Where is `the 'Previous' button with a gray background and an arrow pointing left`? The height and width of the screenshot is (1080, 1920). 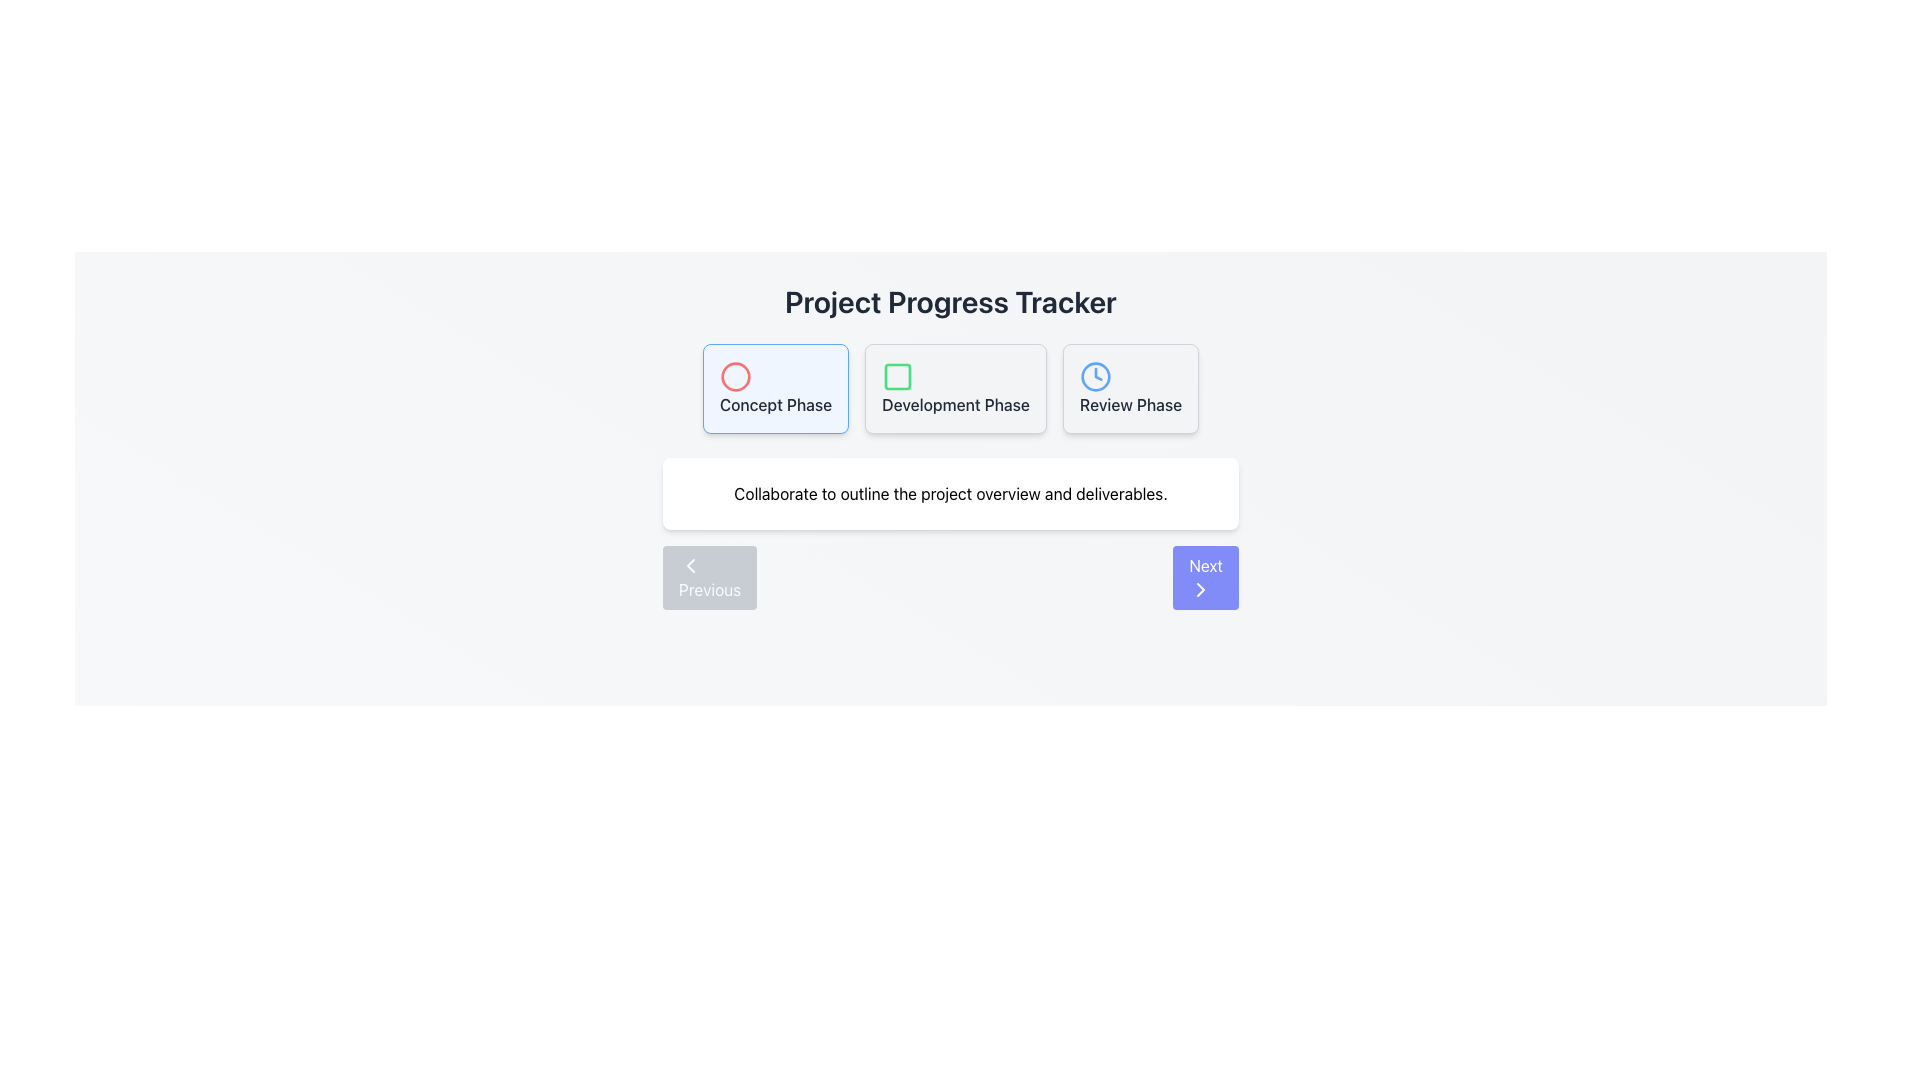 the 'Previous' button with a gray background and an arrow pointing left is located at coordinates (710, 578).